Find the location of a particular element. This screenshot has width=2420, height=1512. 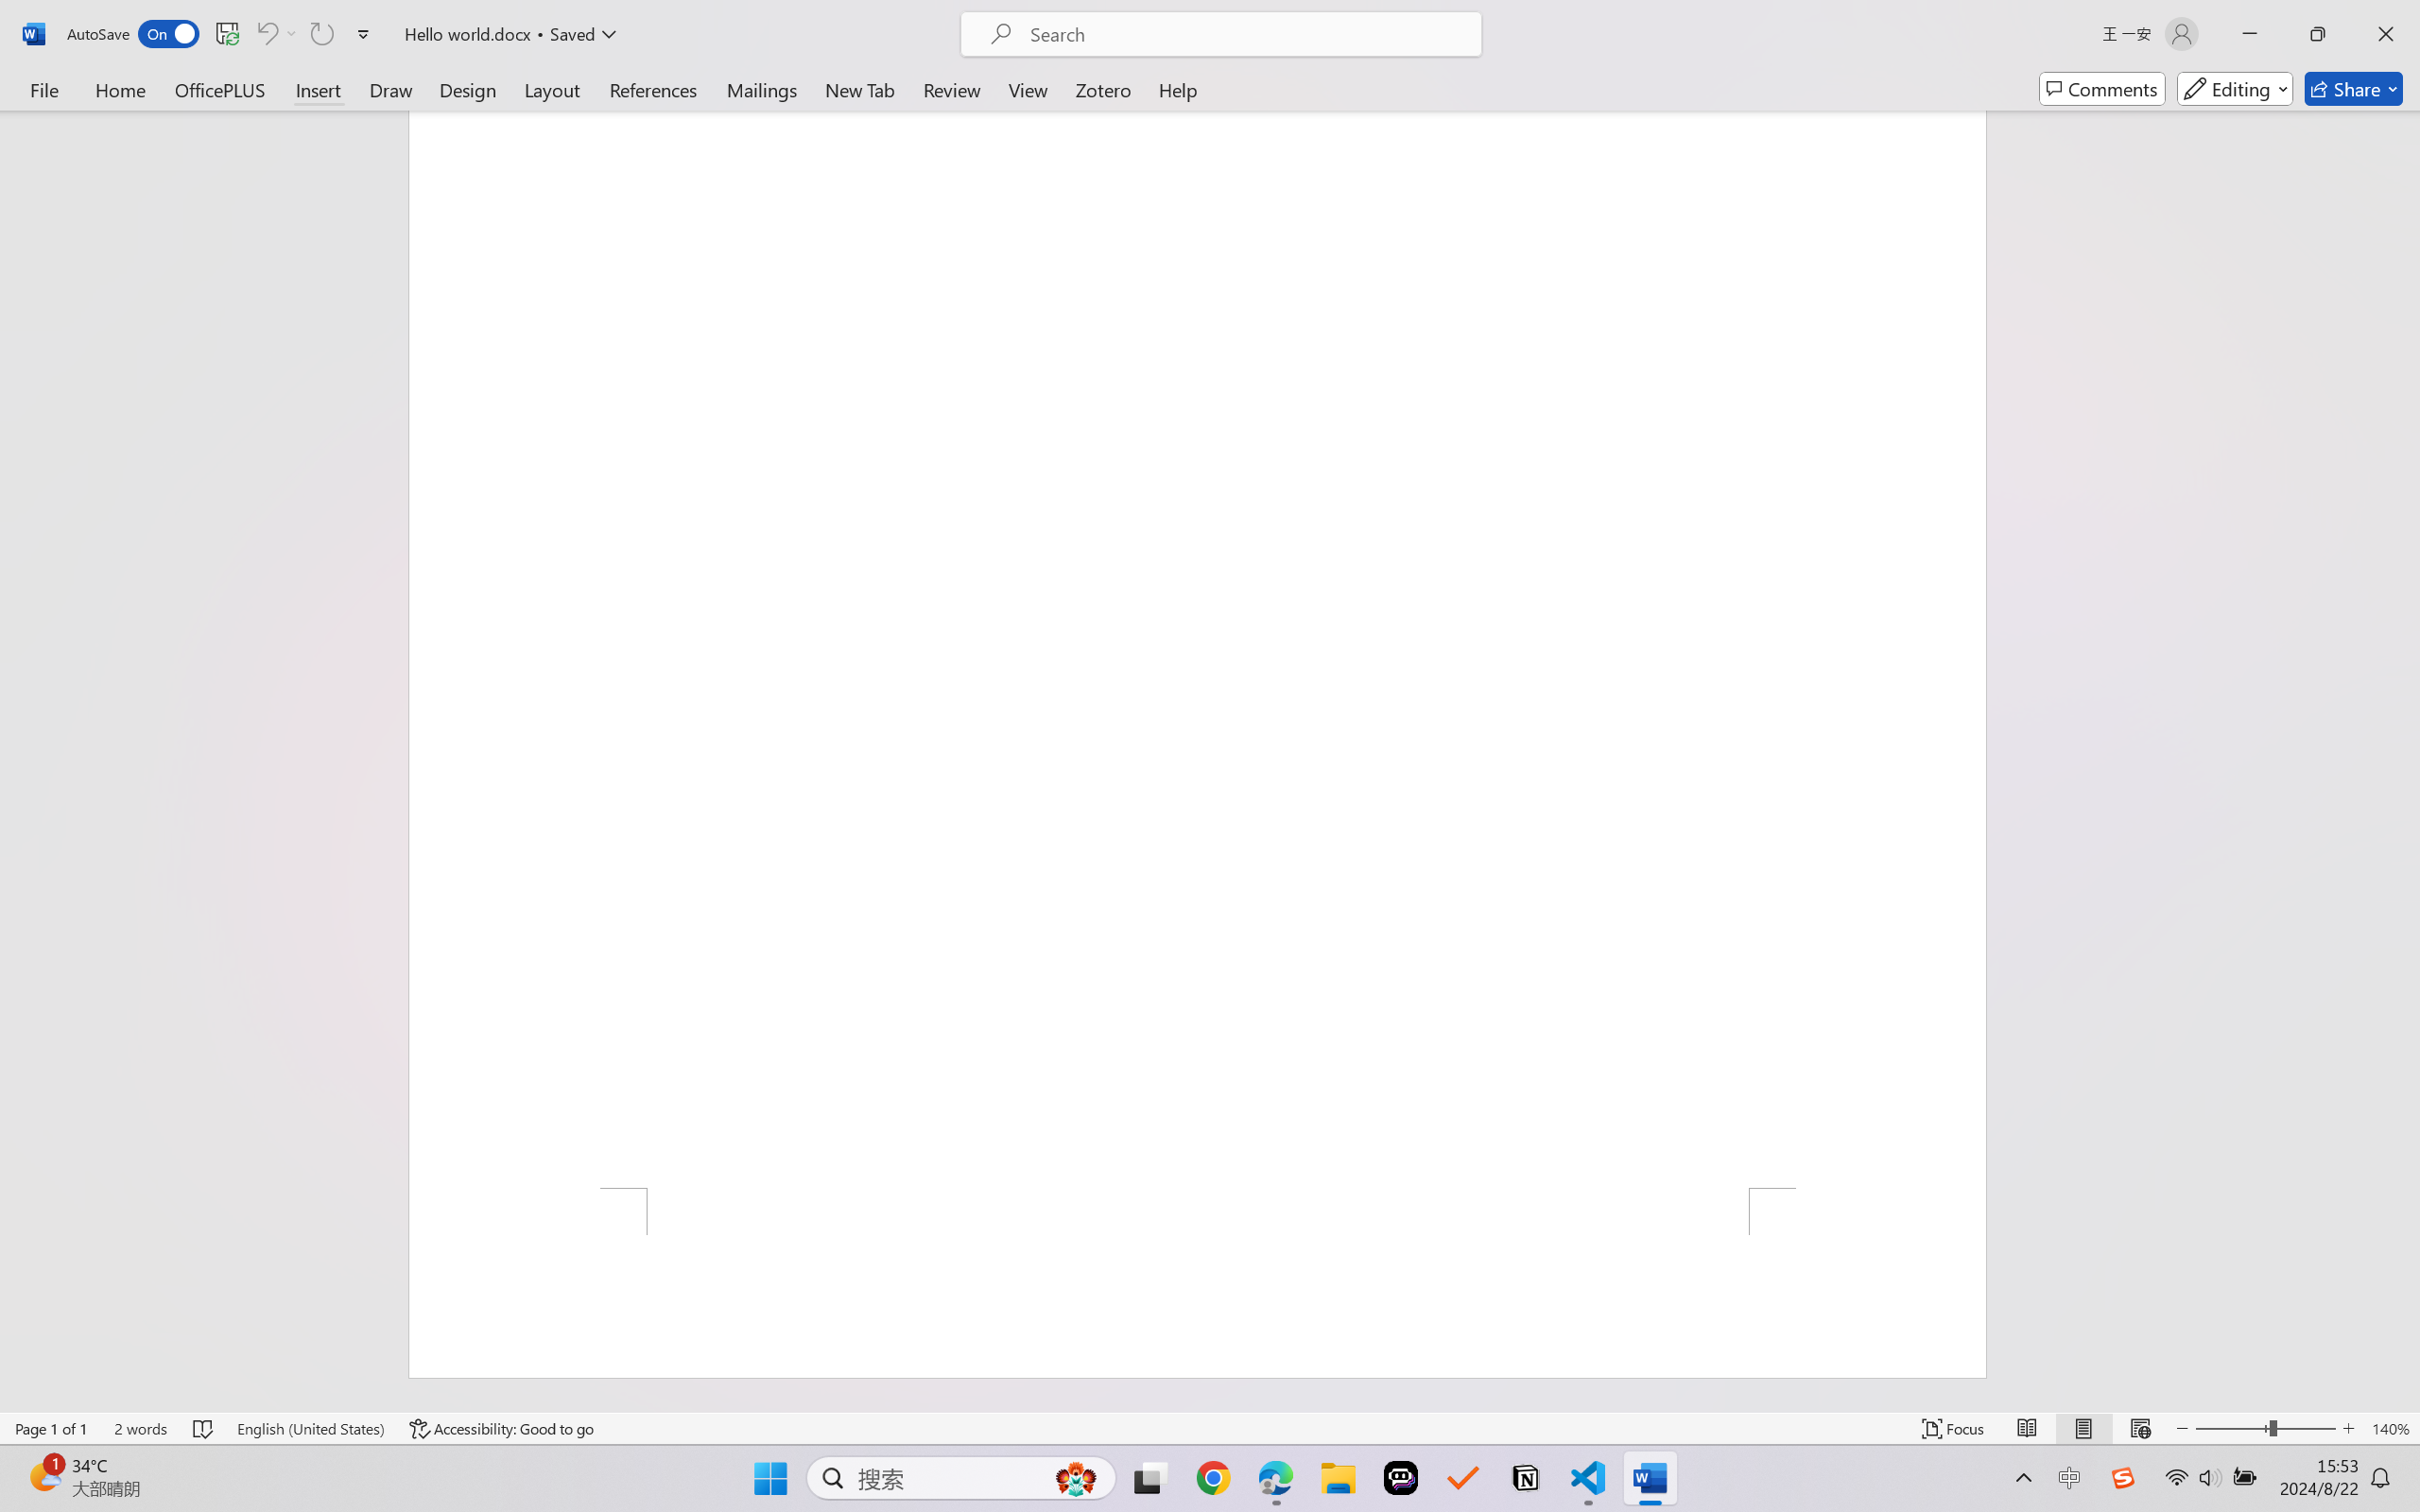

'Zoom In' is located at coordinates (2348, 1428).